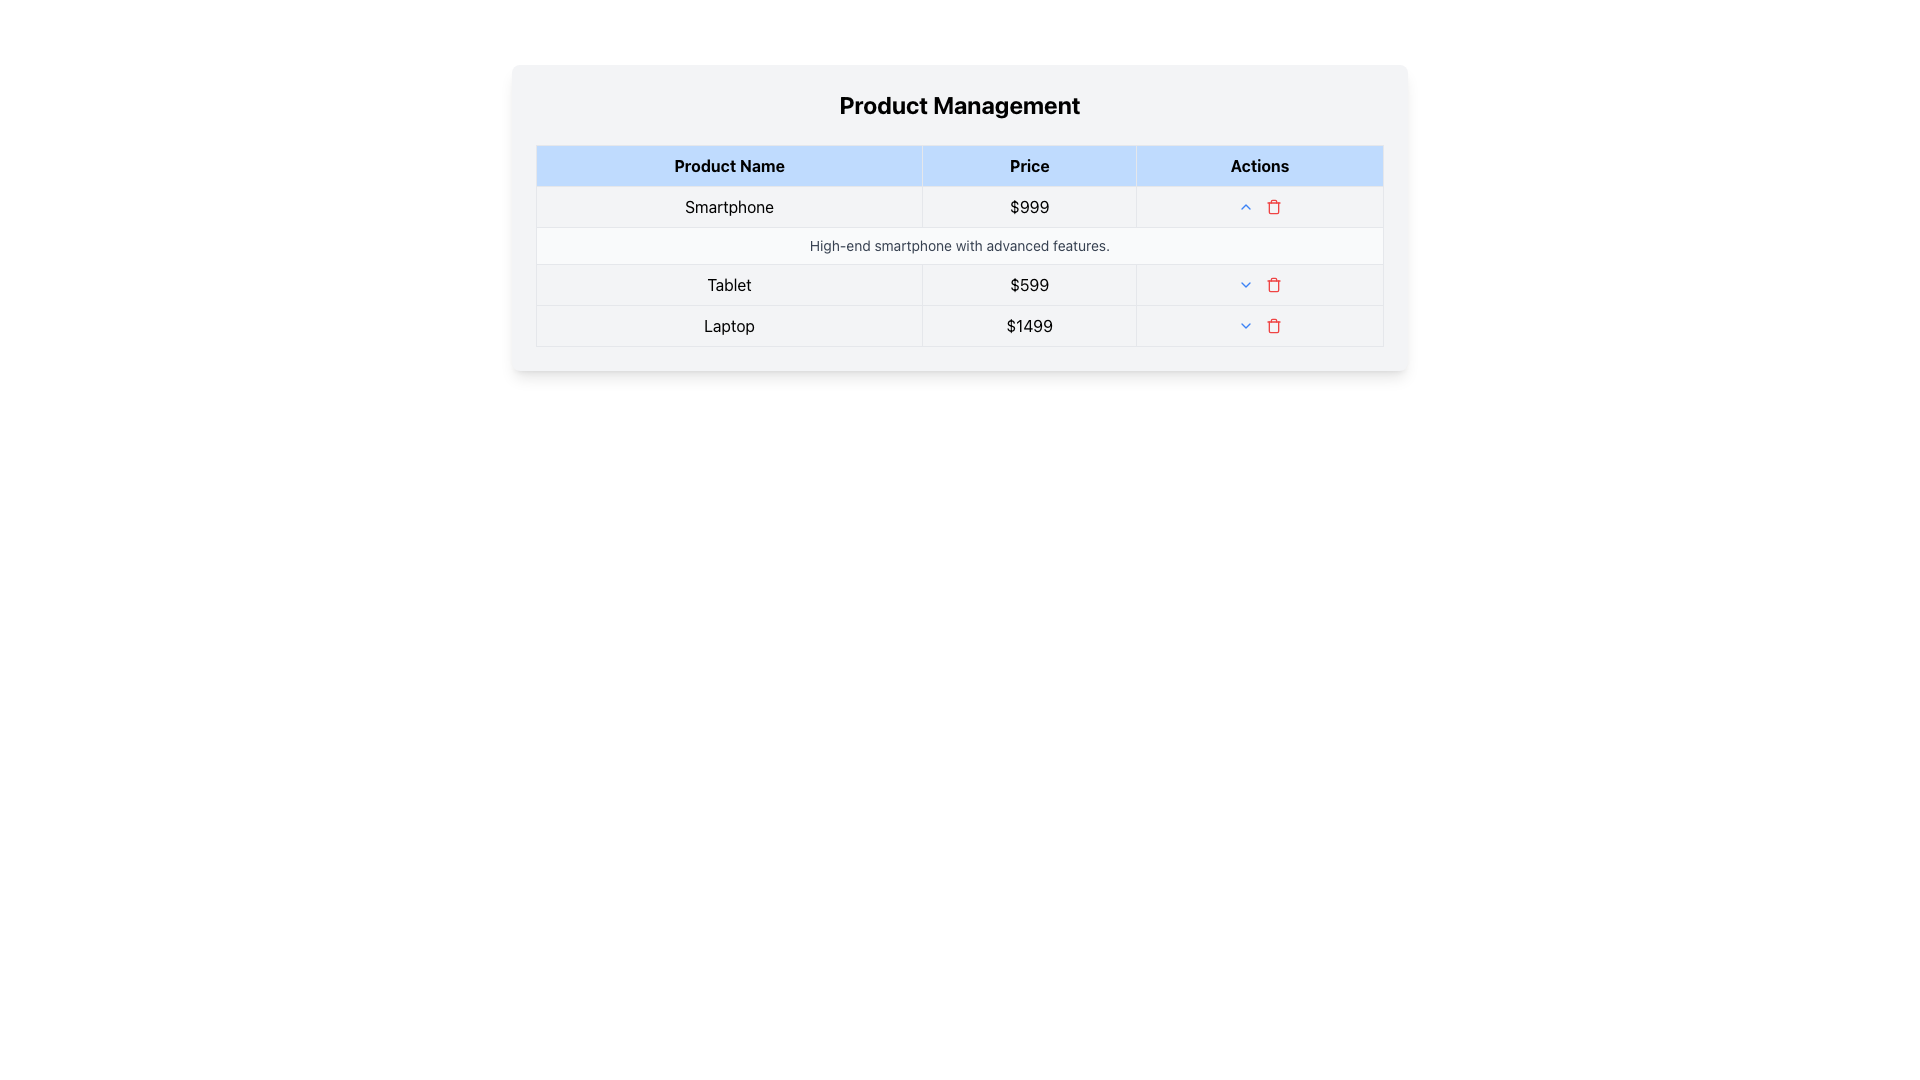 This screenshot has width=1920, height=1080. What do you see at coordinates (1273, 286) in the screenshot?
I see `the delete icon in the 'Actions' column of the data table, specifically located in the second row for the 'Tablet' product` at bounding box center [1273, 286].